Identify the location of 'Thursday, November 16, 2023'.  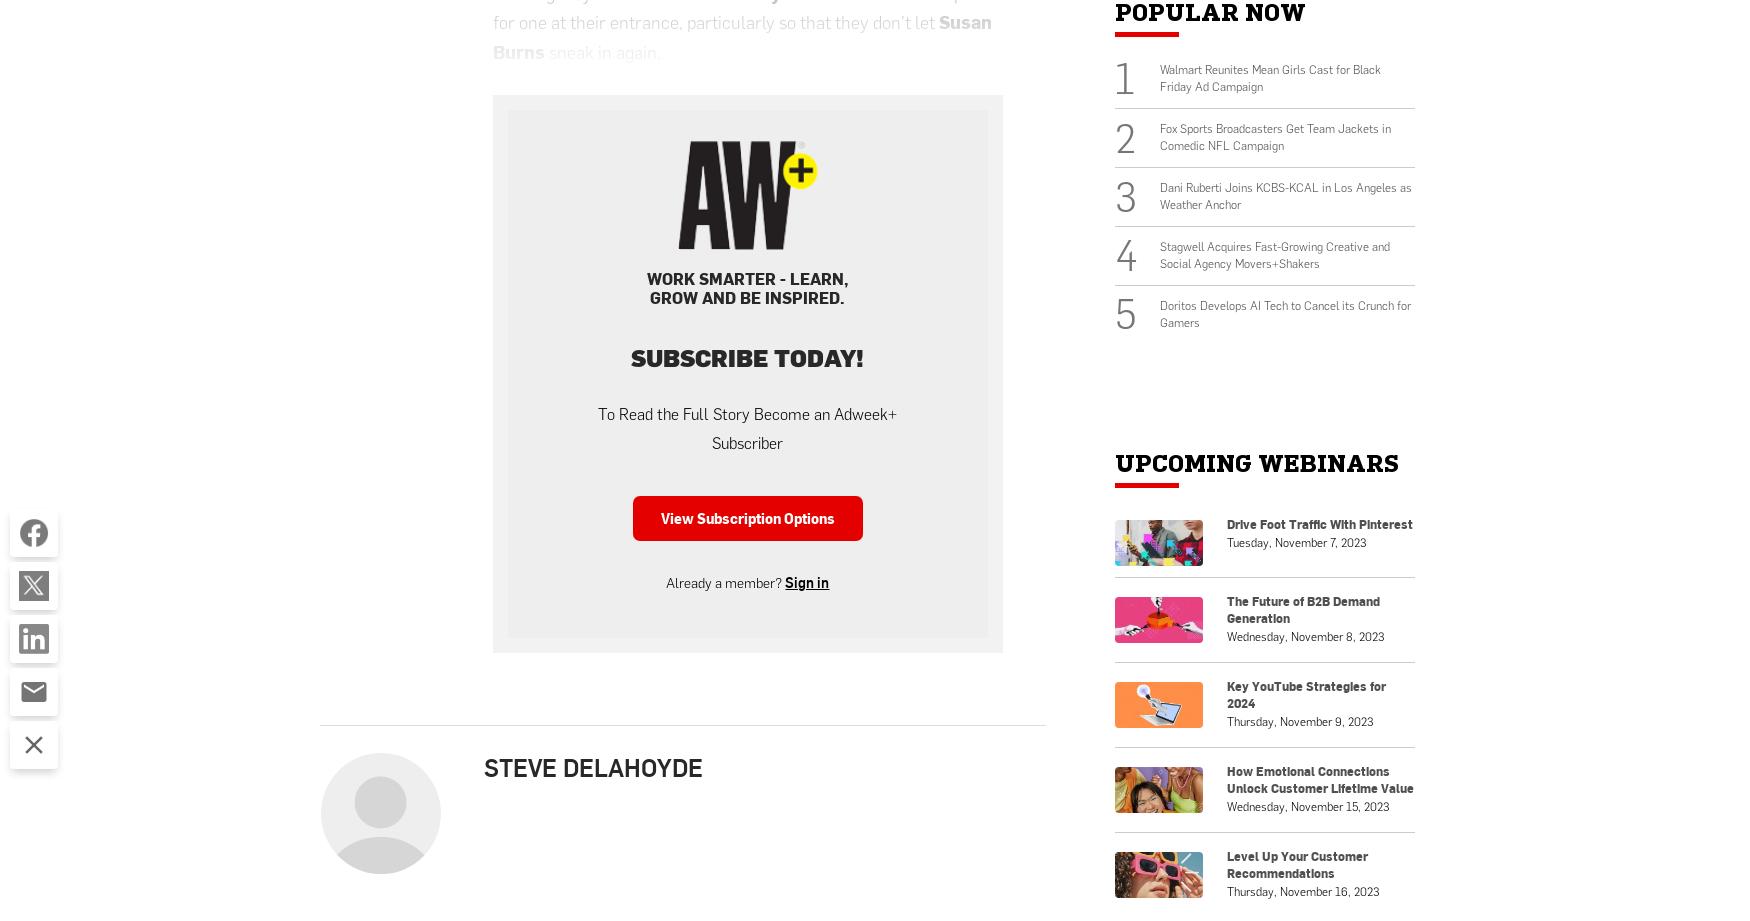
(1301, 889).